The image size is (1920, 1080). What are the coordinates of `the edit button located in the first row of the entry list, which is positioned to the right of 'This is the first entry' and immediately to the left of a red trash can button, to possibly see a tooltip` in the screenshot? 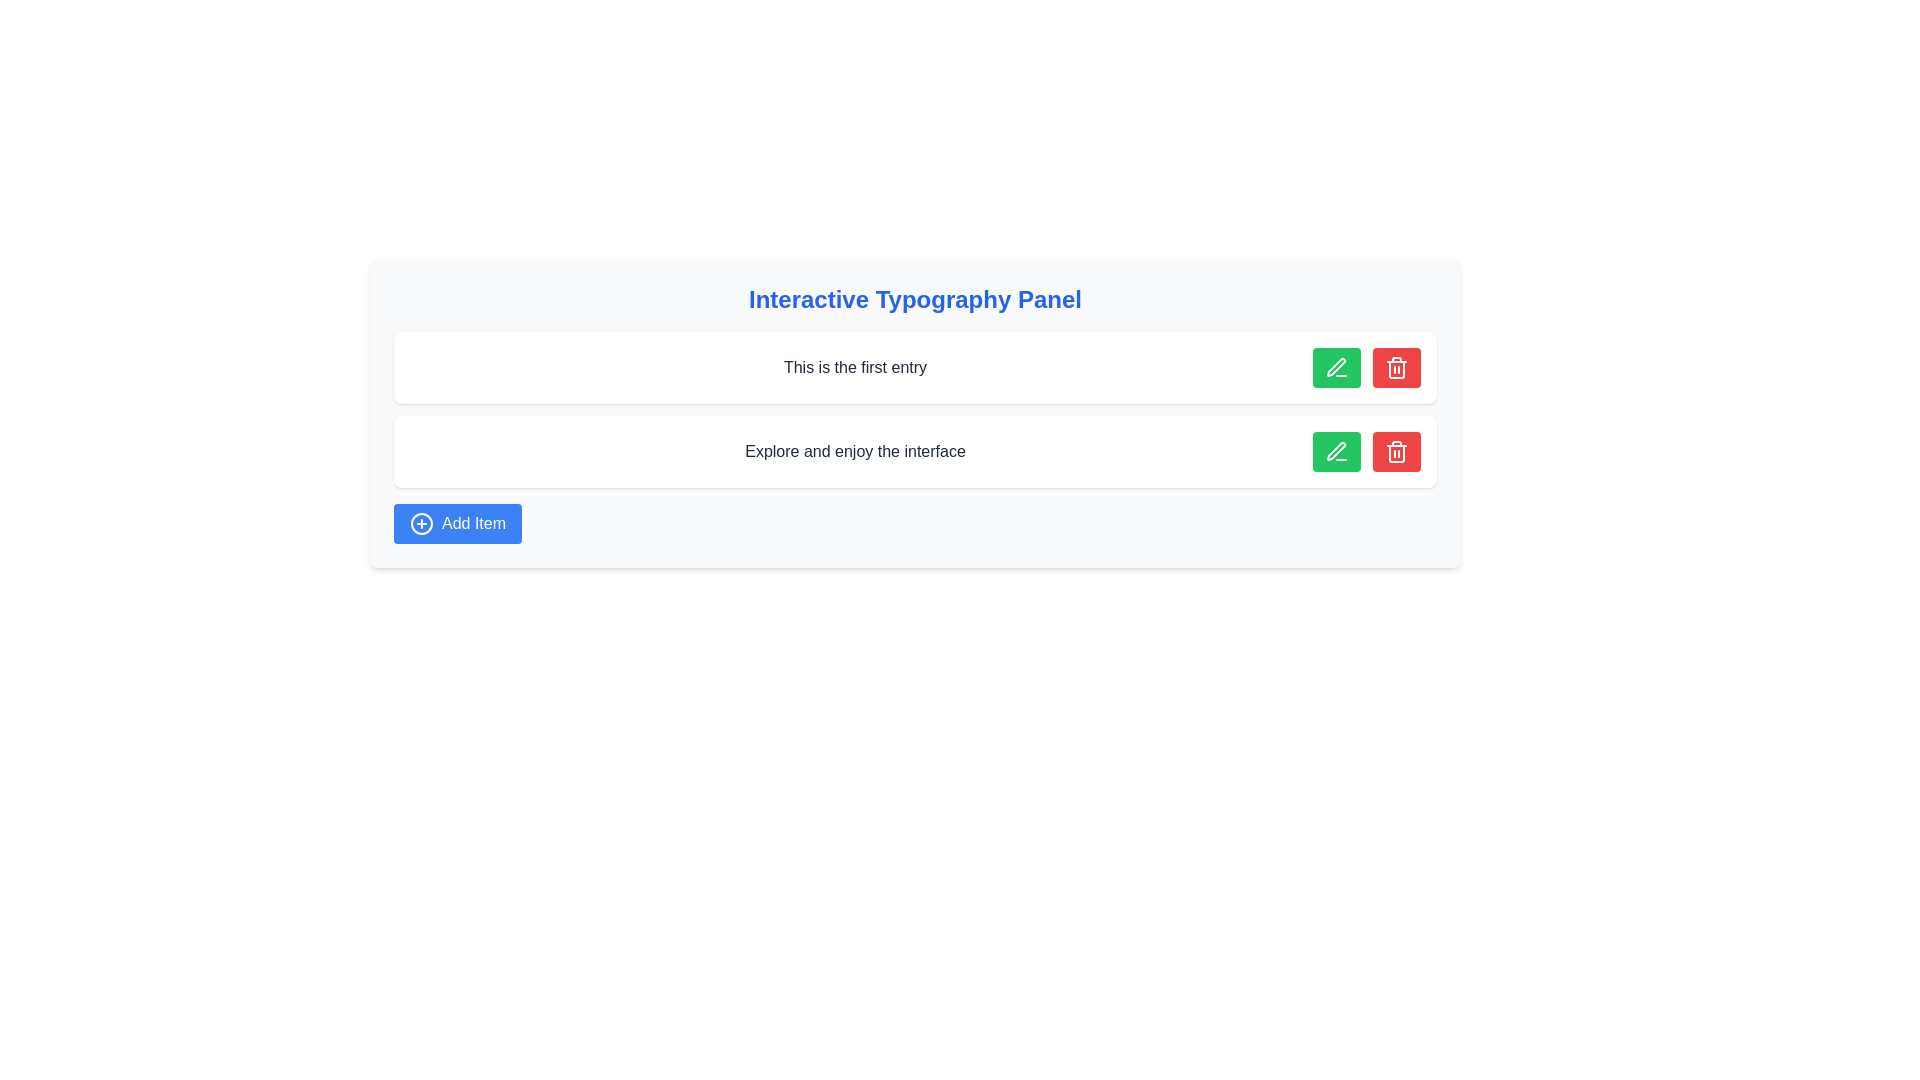 It's located at (1337, 367).